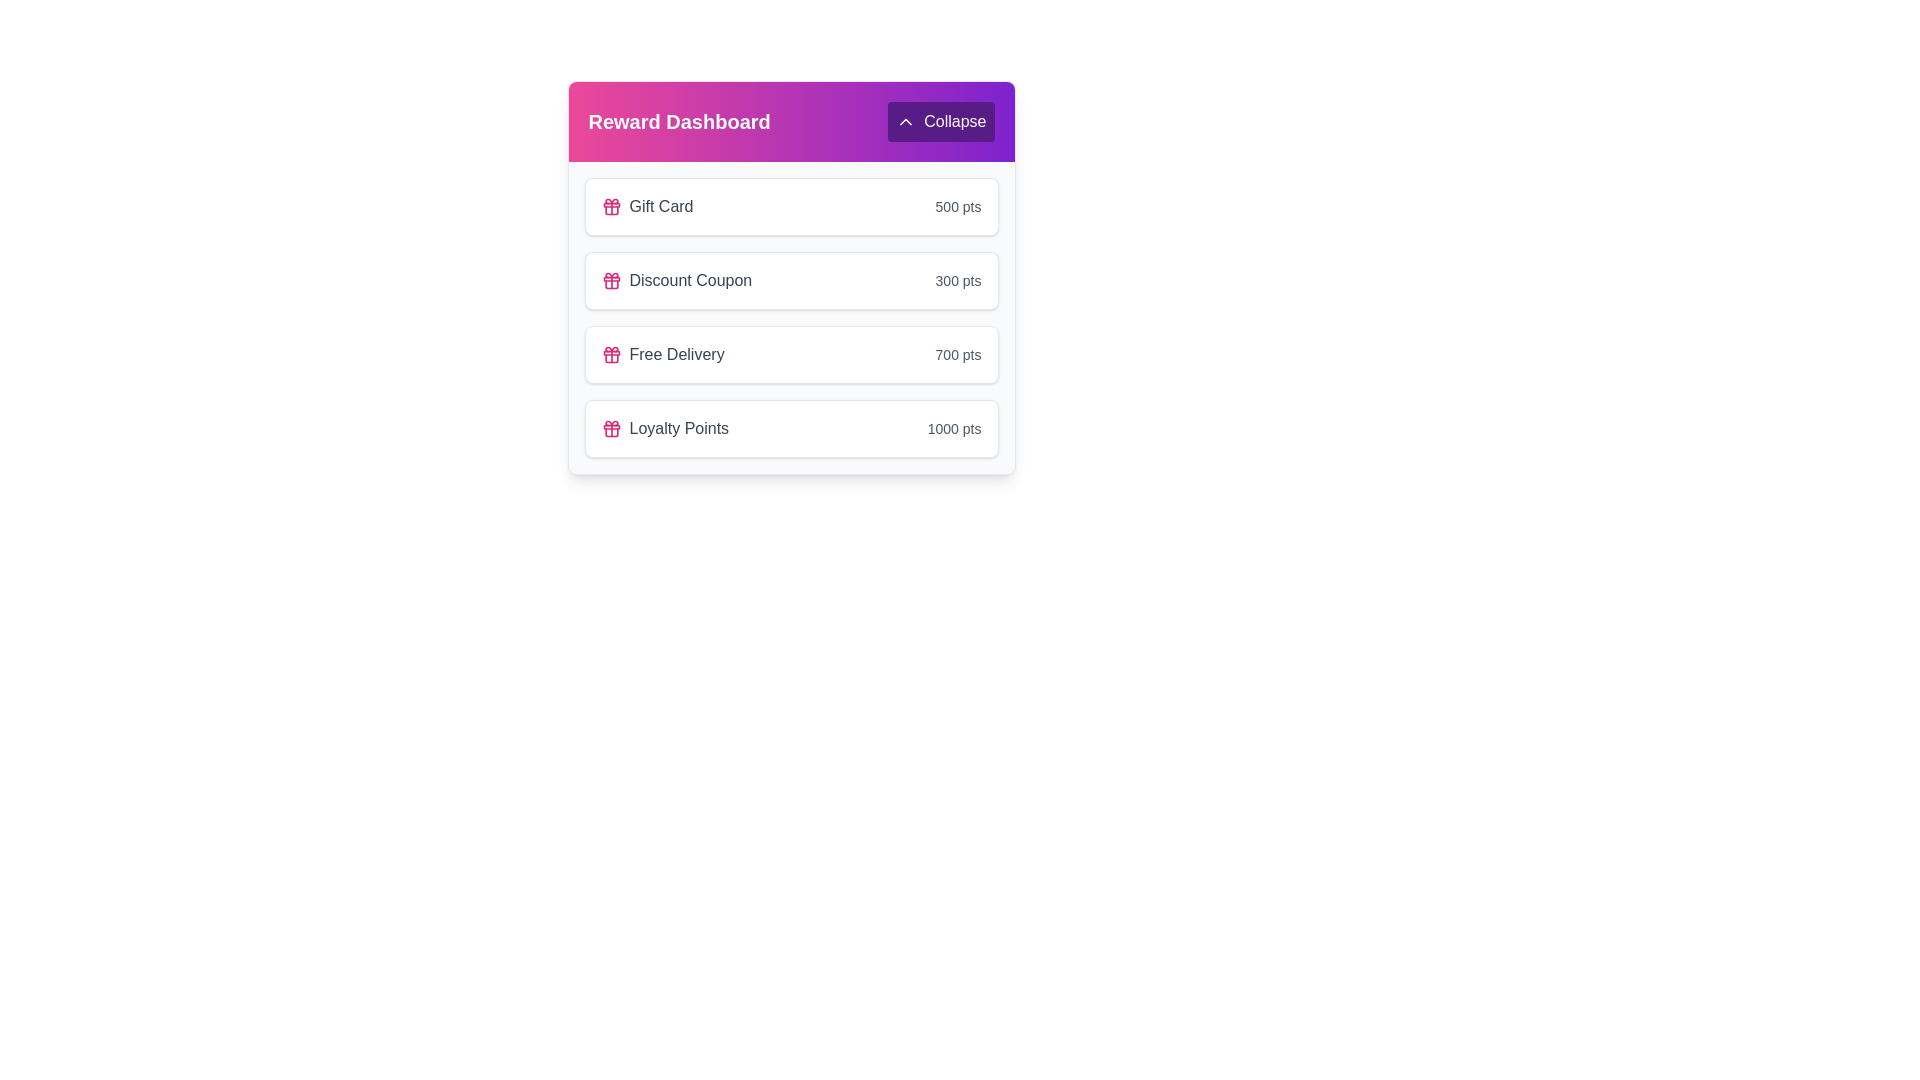  I want to click on the non-interactive Text label for the first reward option in the Reward Dashboard, which is located above the 'Discount Coupon' and 'Free Delivery' items, so click(647, 207).